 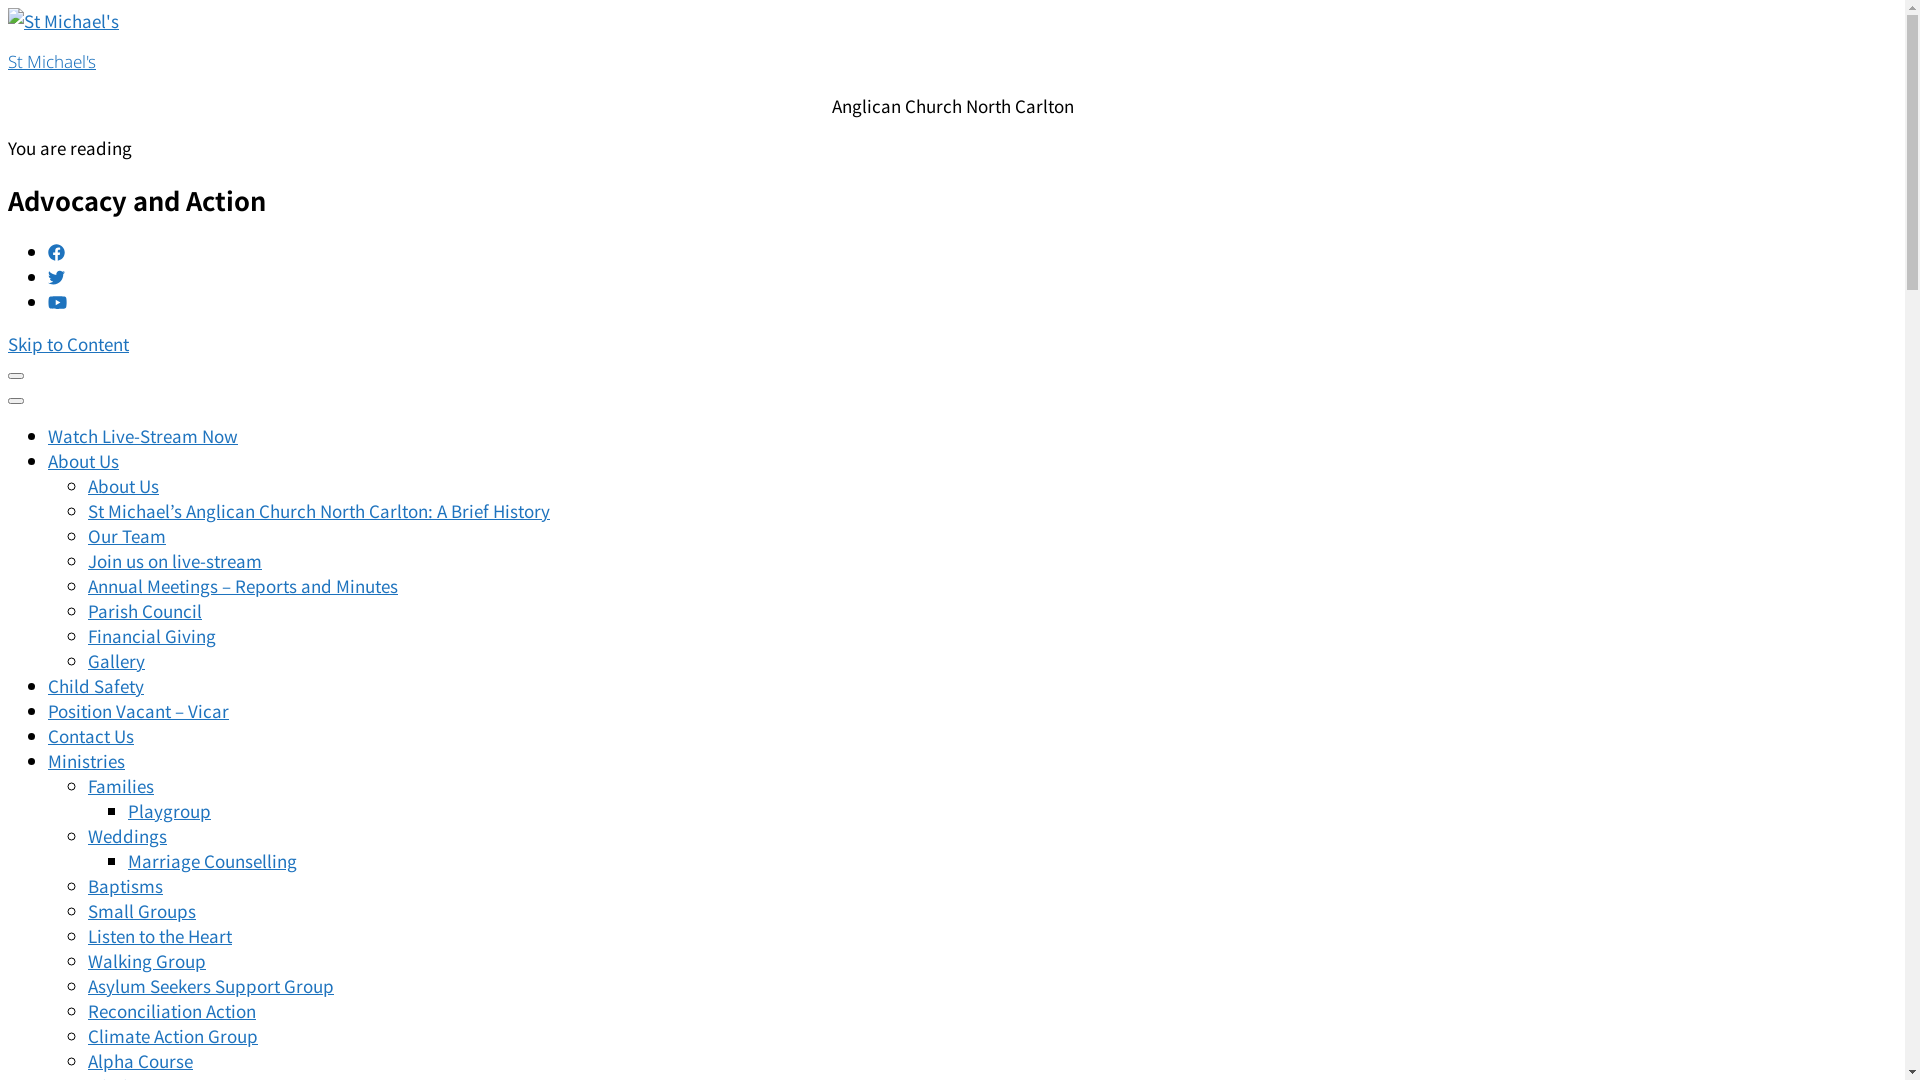 I want to click on 'Watch Live-Stream Now', so click(x=142, y=434).